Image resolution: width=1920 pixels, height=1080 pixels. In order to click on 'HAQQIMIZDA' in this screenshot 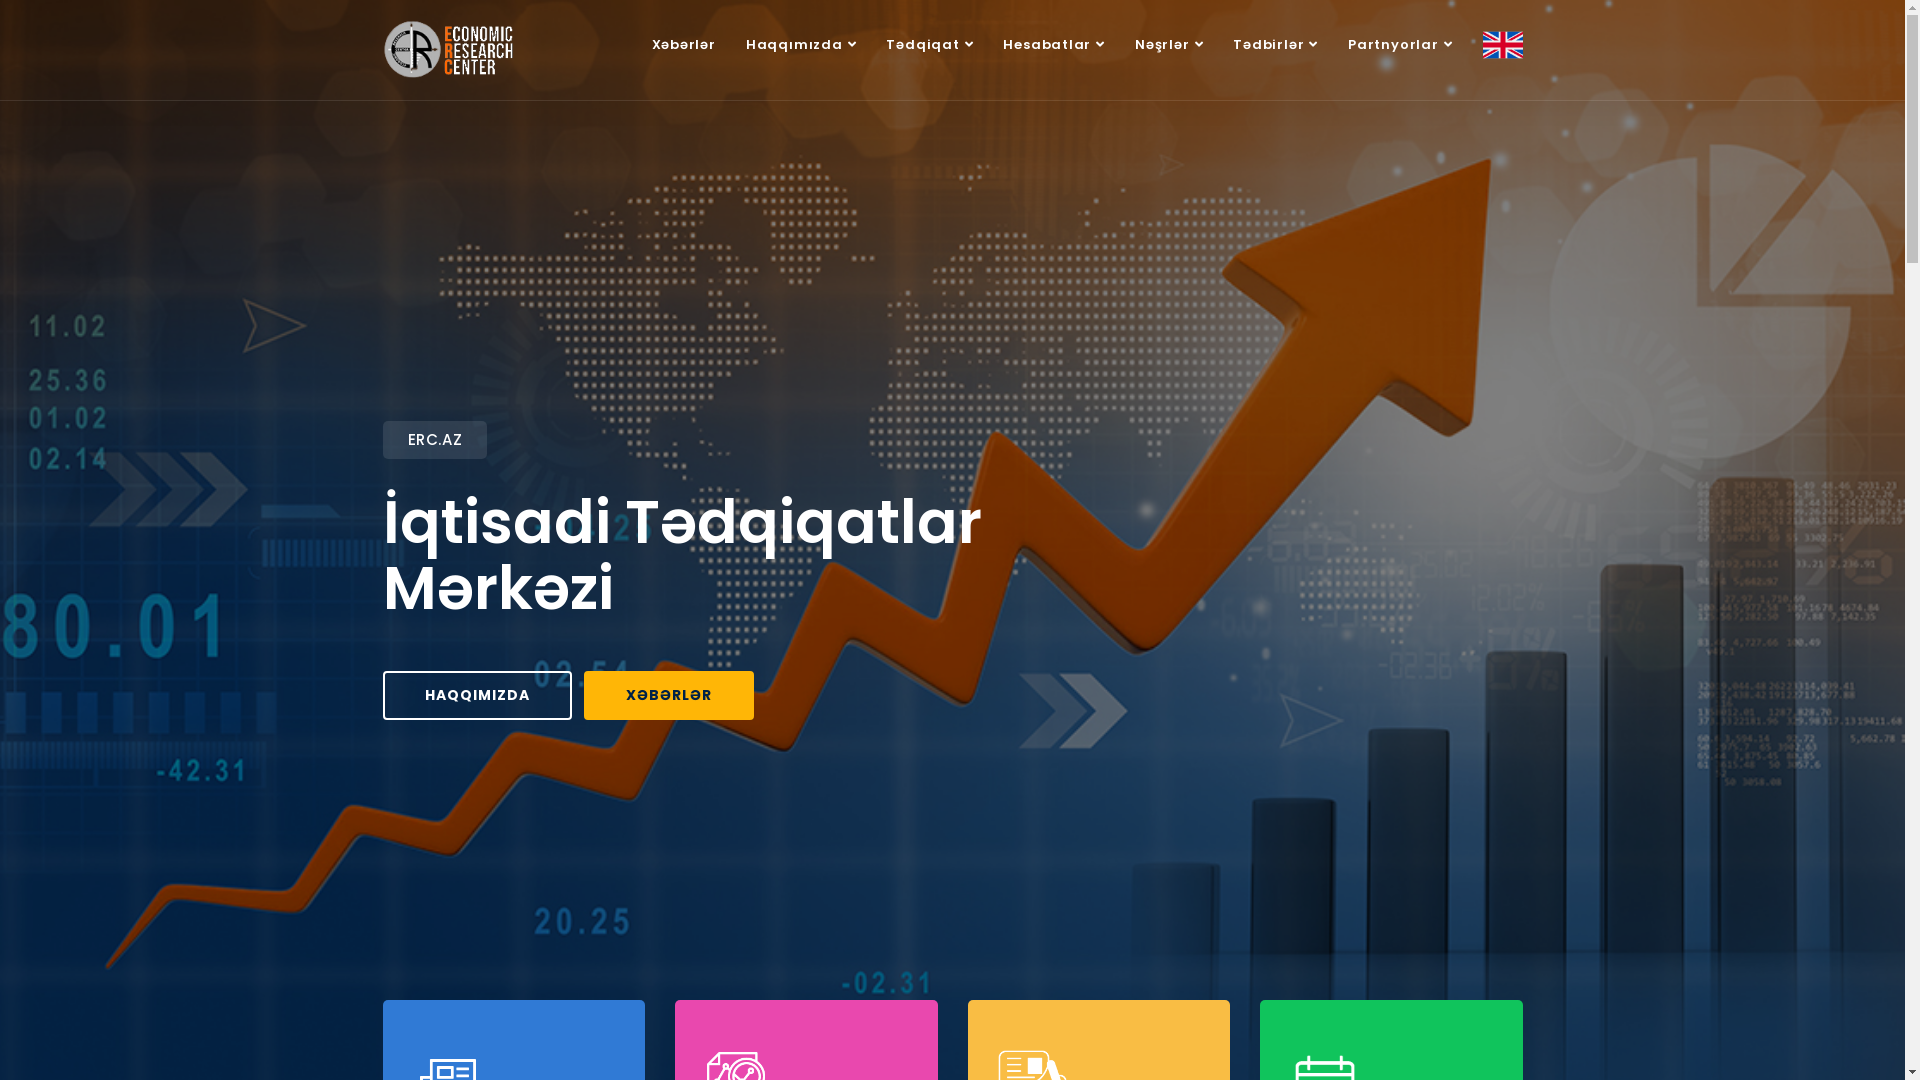, I will do `click(475, 693)`.